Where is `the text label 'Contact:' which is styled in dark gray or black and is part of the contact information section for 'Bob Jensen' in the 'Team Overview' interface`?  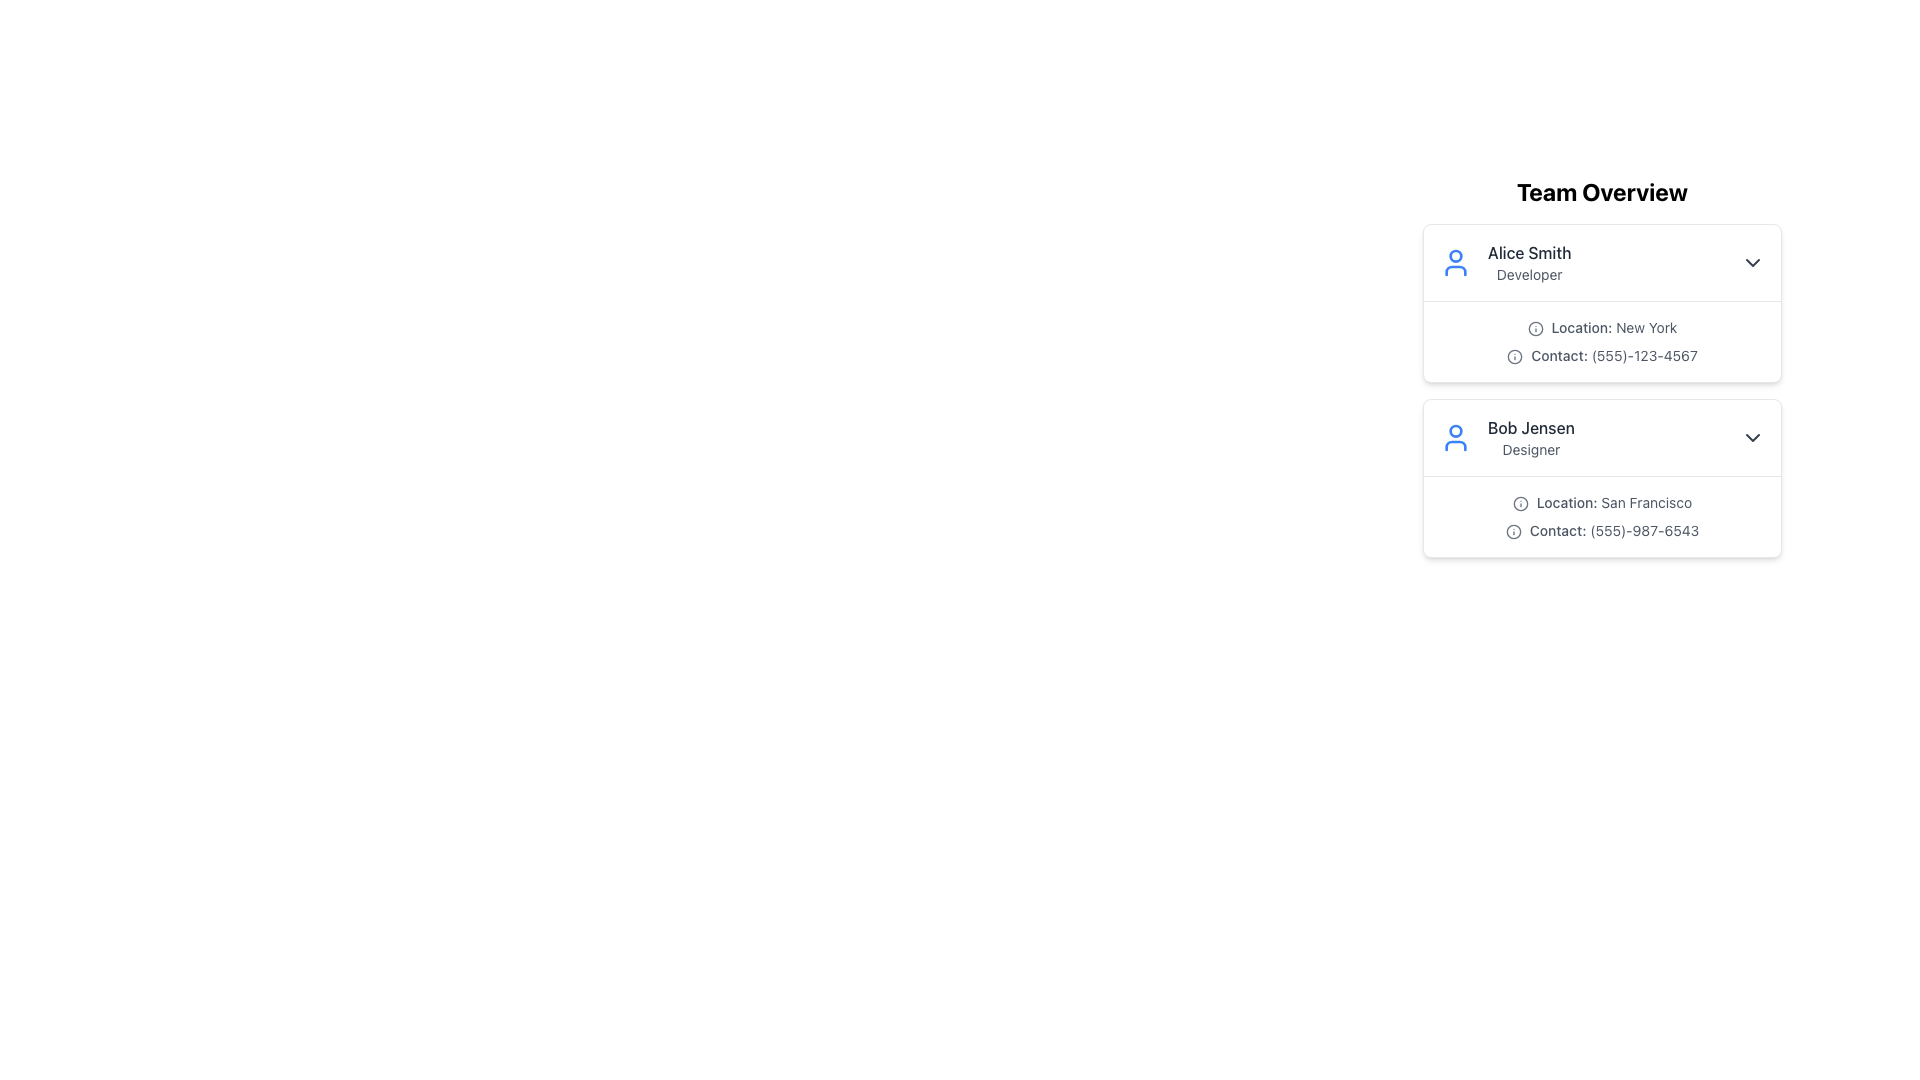 the text label 'Contact:' which is styled in dark gray or black and is part of the contact information section for 'Bob Jensen' in the 'Team Overview' interface is located at coordinates (1557, 529).